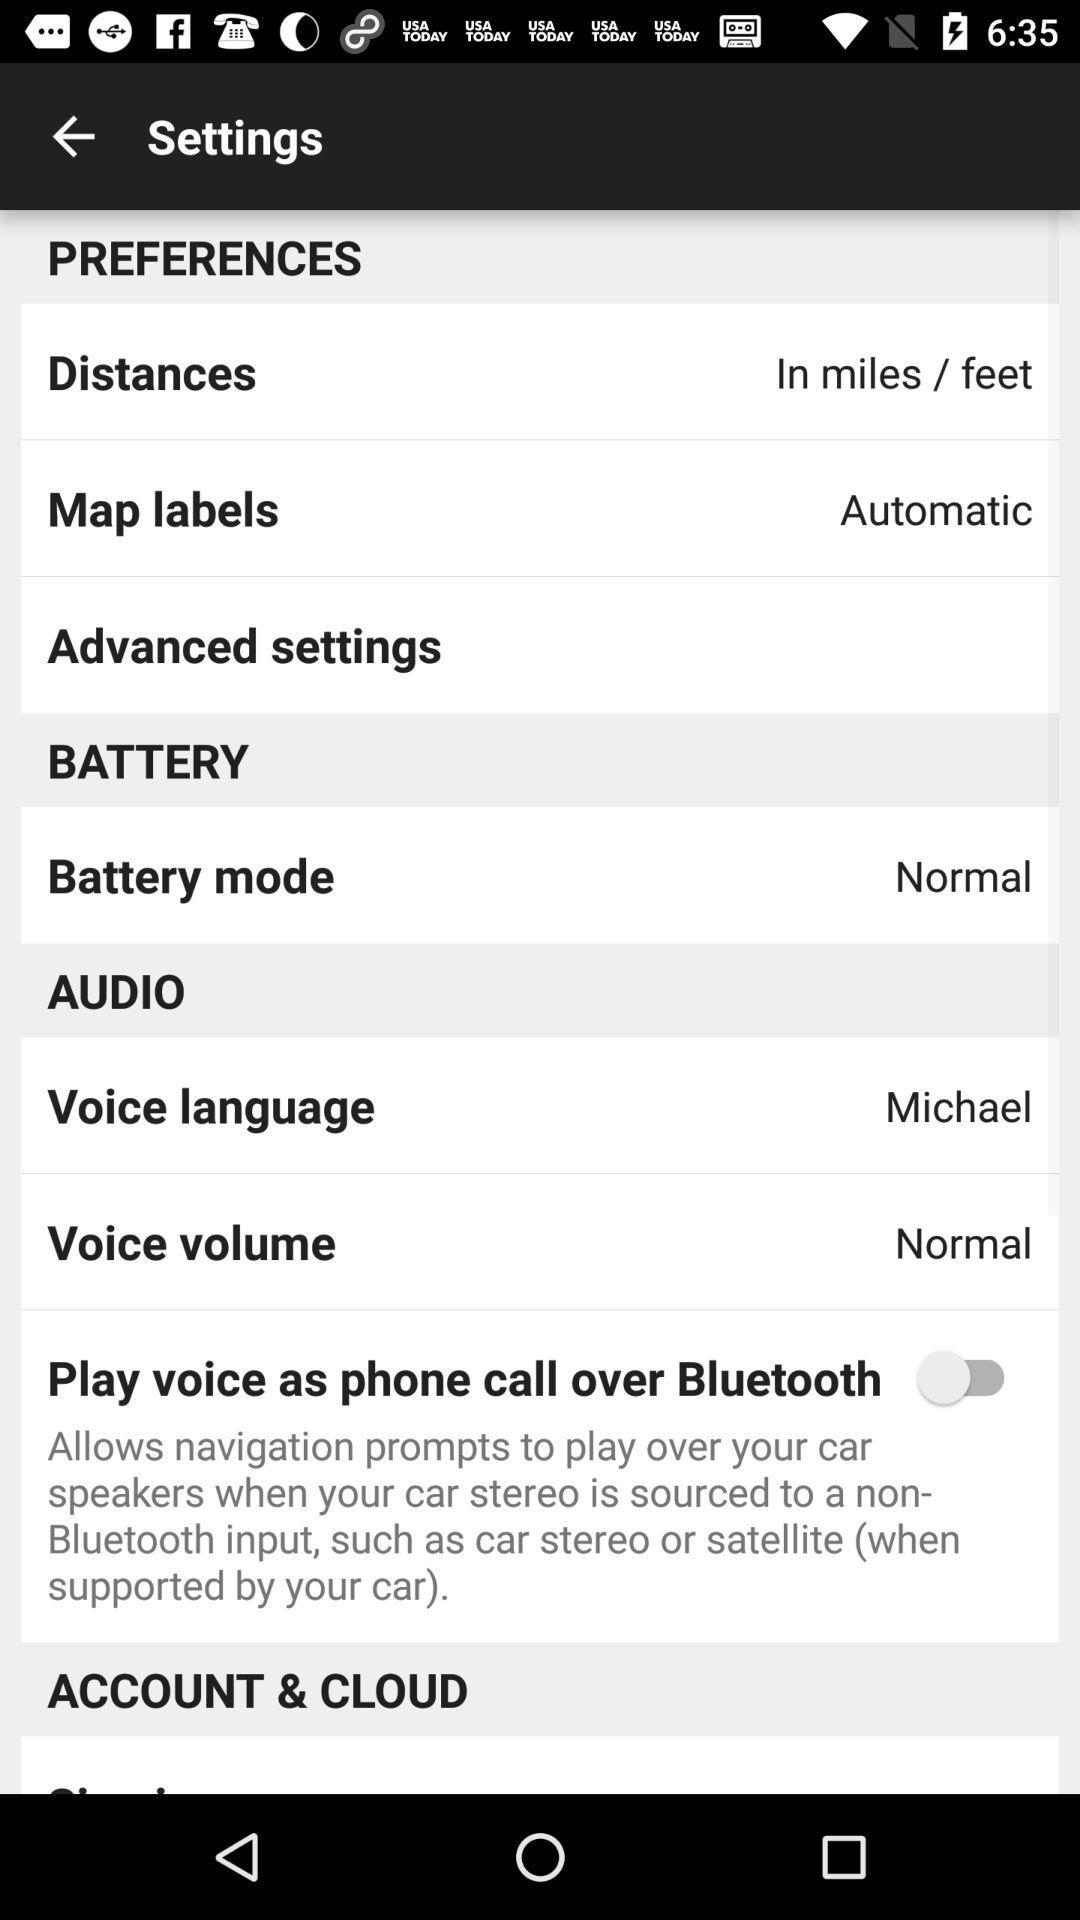 Image resolution: width=1080 pixels, height=1920 pixels. Describe the element at coordinates (936, 508) in the screenshot. I see `the icon to the right of map labels icon` at that location.